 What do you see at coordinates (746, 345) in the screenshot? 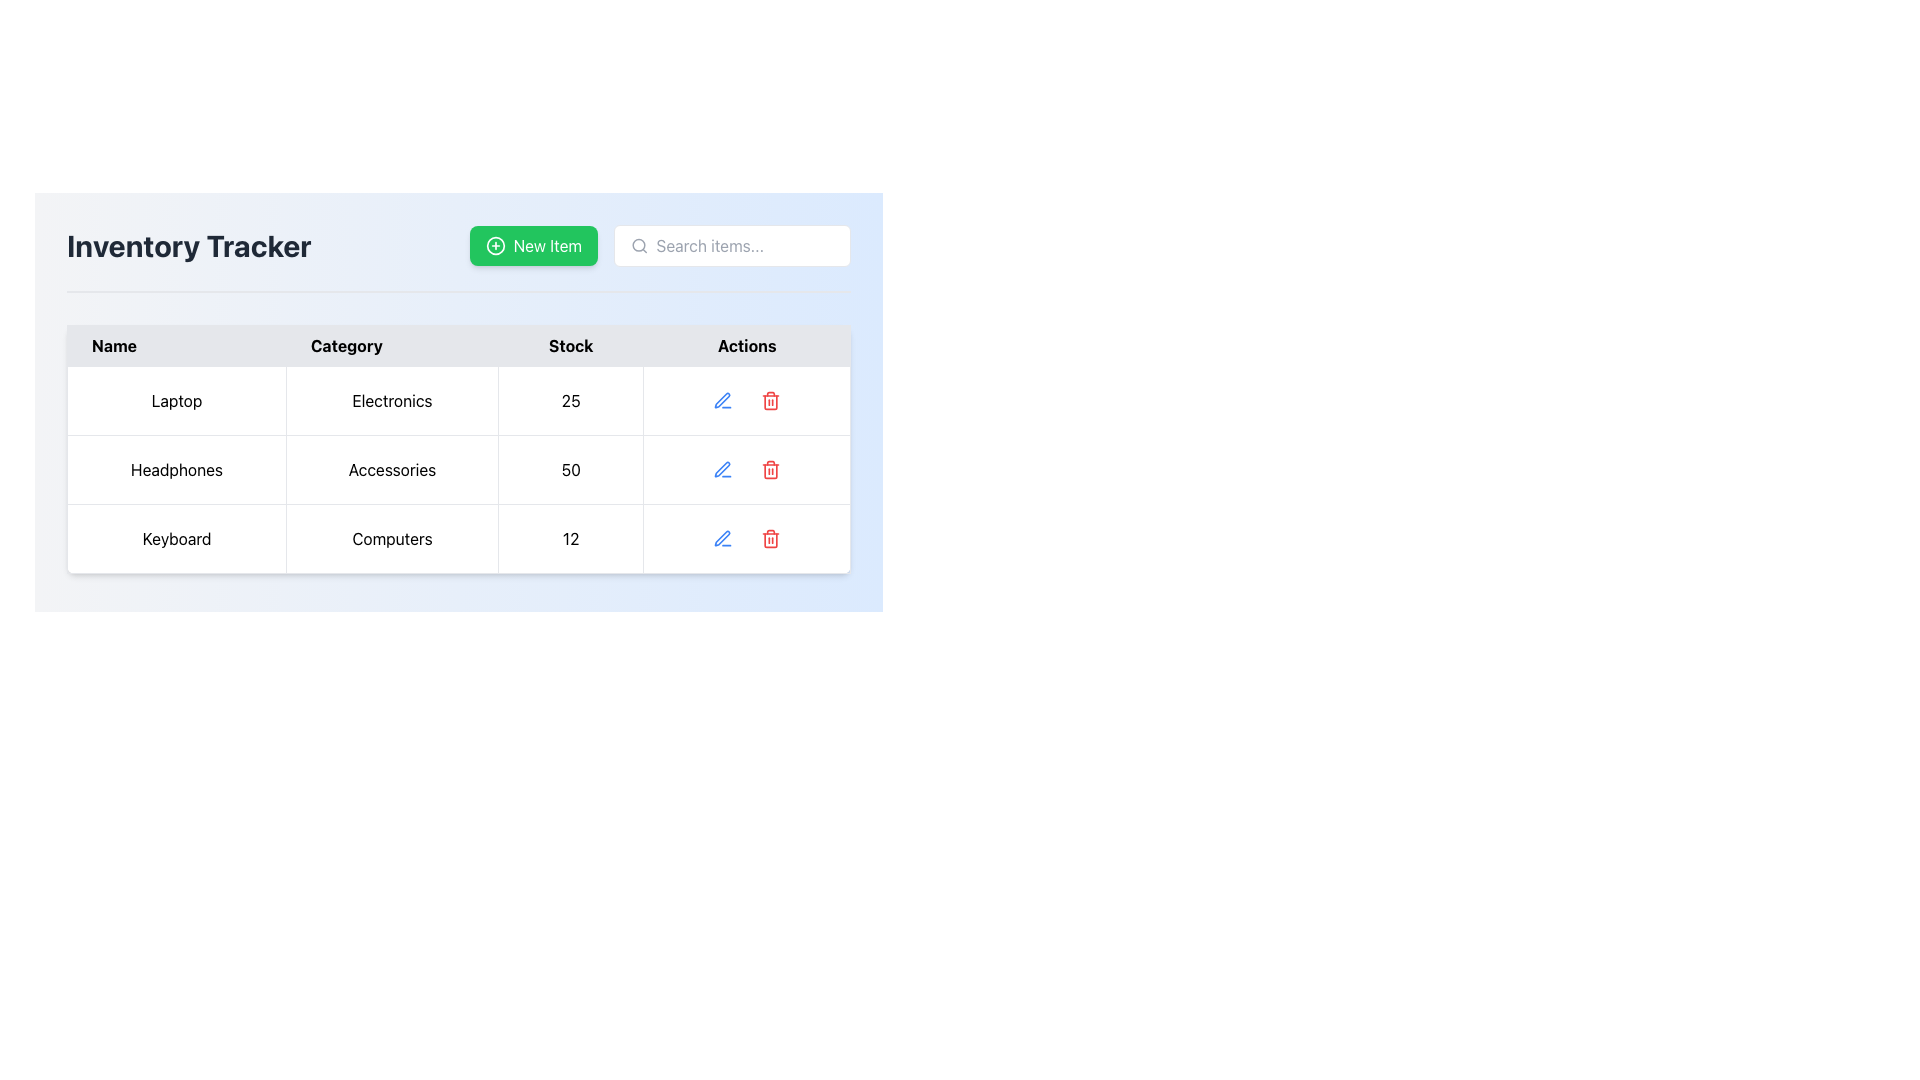
I see `the 'Actions' column header to sort the column, if sortable` at bounding box center [746, 345].